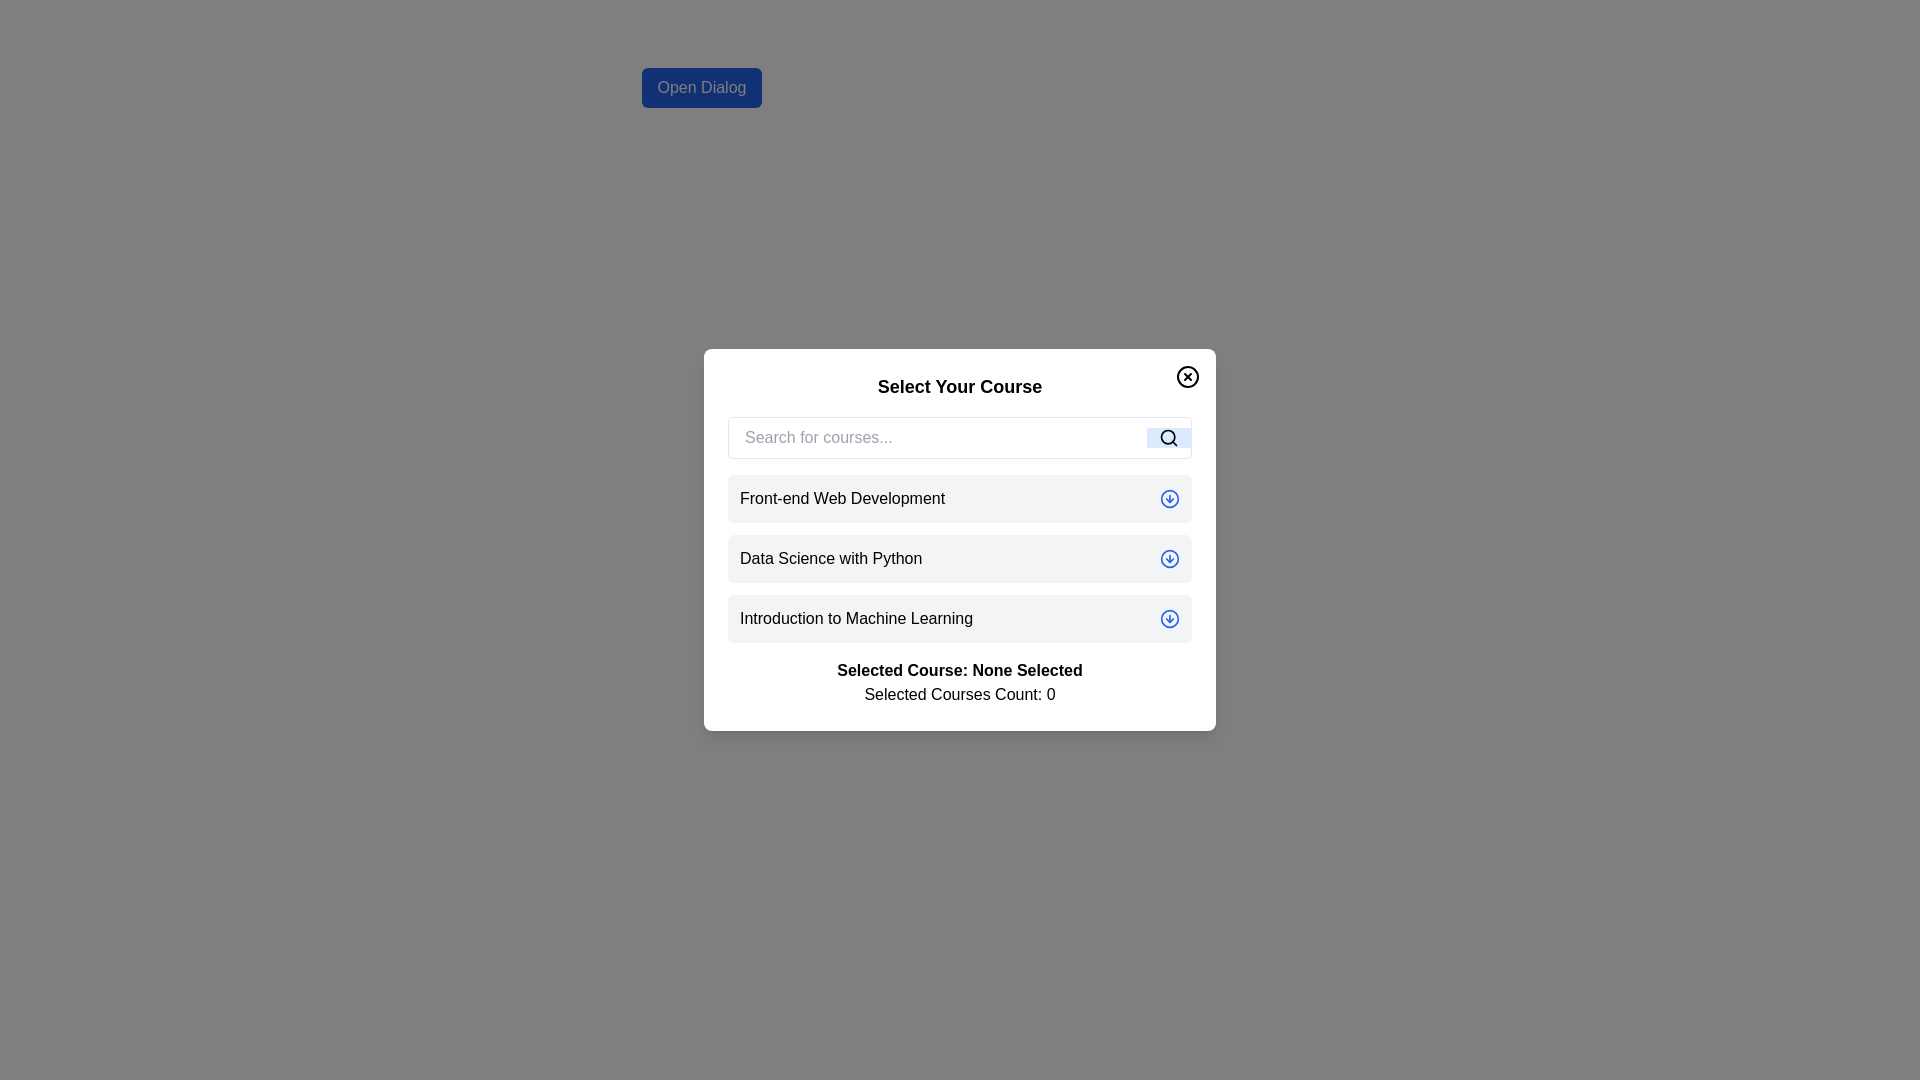 Image resolution: width=1920 pixels, height=1080 pixels. What do you see at coordinates (960, 617) in the screenshot?
I see `the third course selection item in the list under 'Select Your Course'` at bounding box center [960, 617].